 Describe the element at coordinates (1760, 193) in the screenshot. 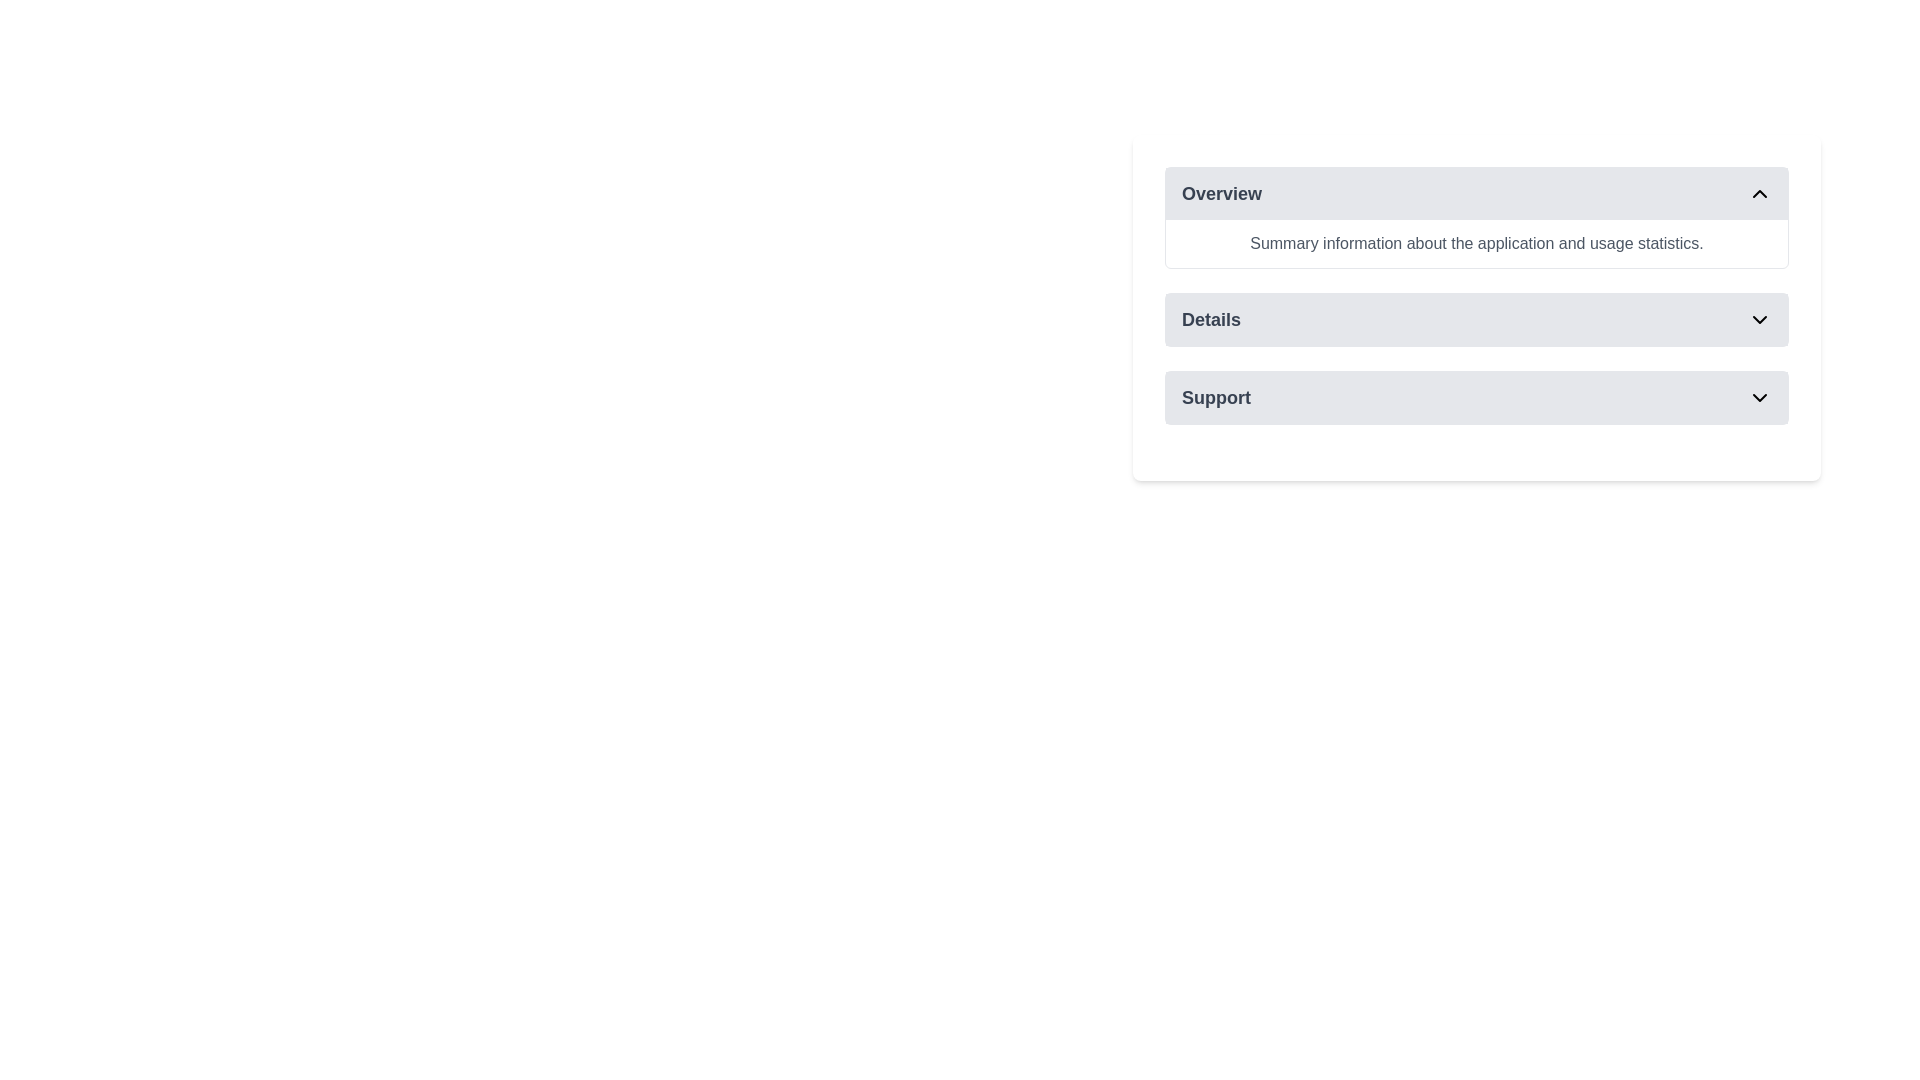

I see `the expand/collapse toggle icon for the 'Overview' section, which is located at the top-right corner beside the 'Overview' text` at that location.